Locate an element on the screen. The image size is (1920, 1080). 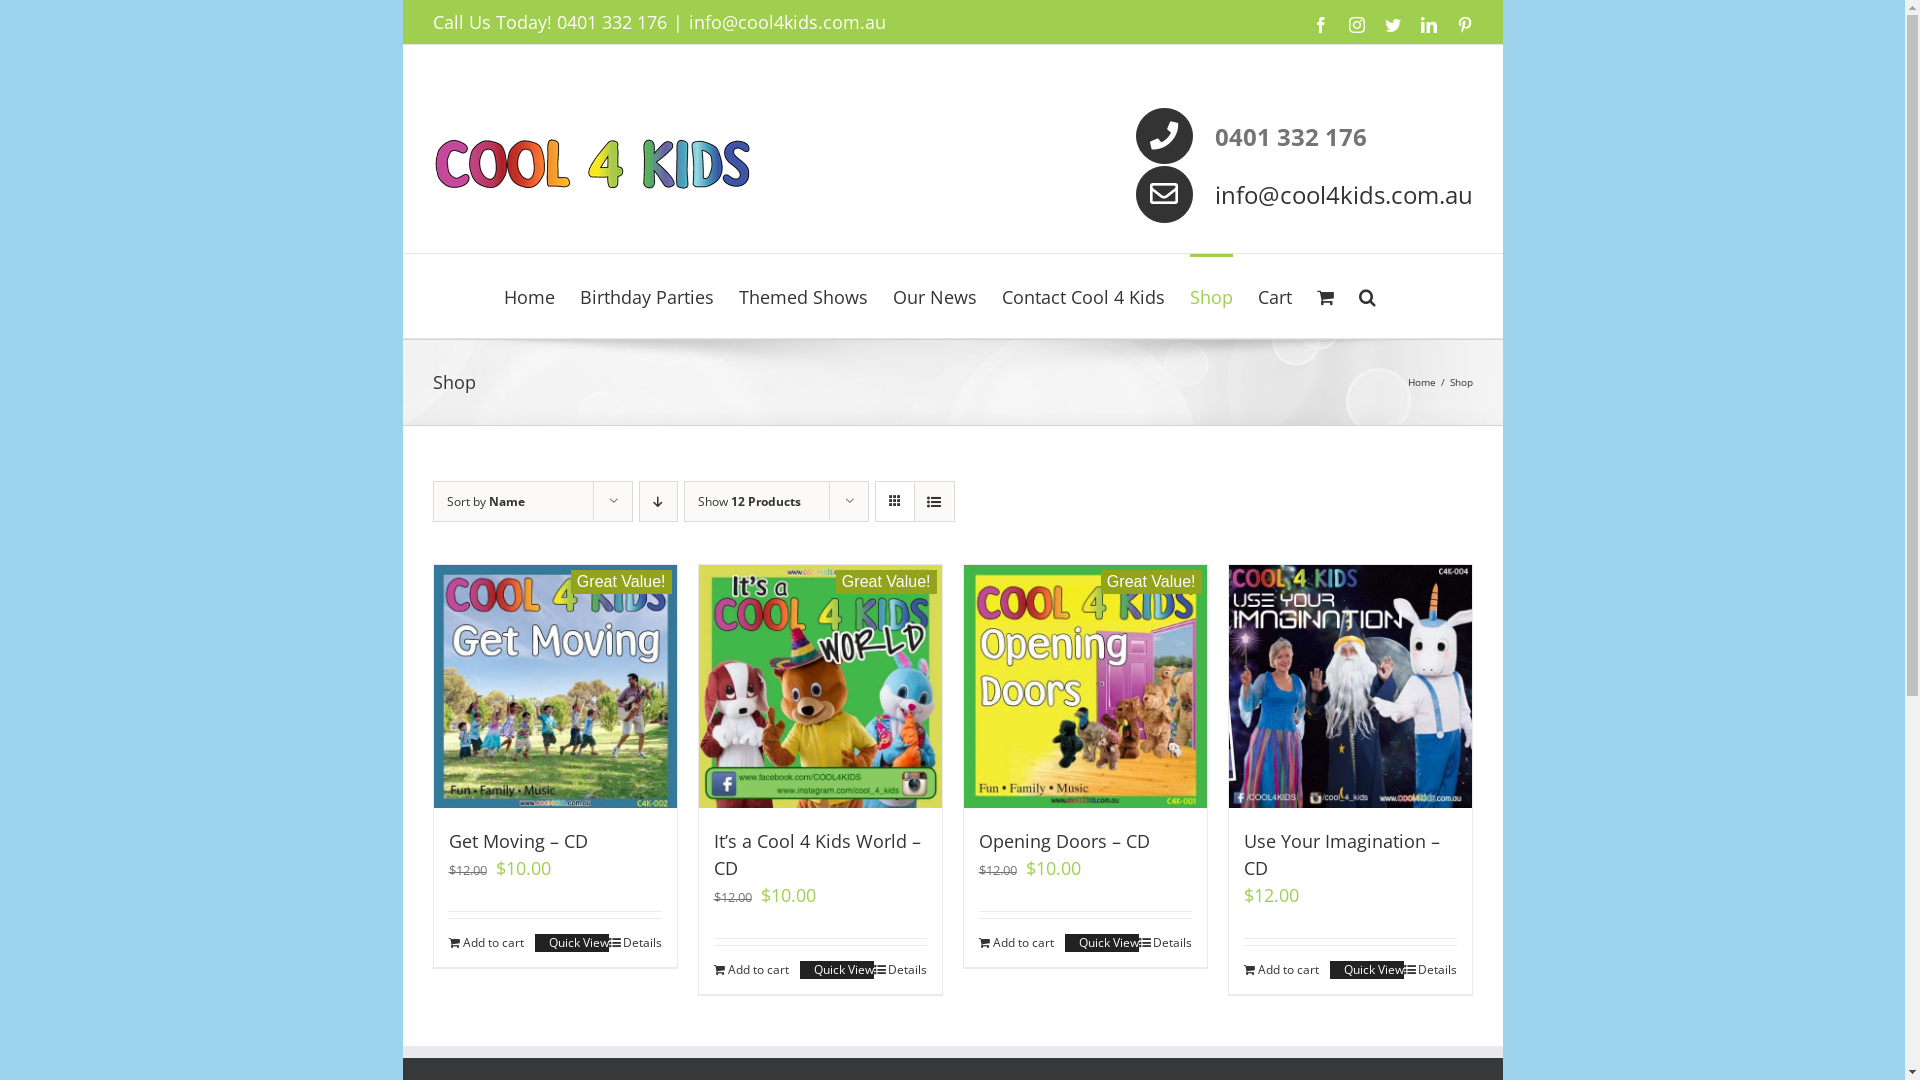
'Twitter' is located at coordinates (1382, 24).